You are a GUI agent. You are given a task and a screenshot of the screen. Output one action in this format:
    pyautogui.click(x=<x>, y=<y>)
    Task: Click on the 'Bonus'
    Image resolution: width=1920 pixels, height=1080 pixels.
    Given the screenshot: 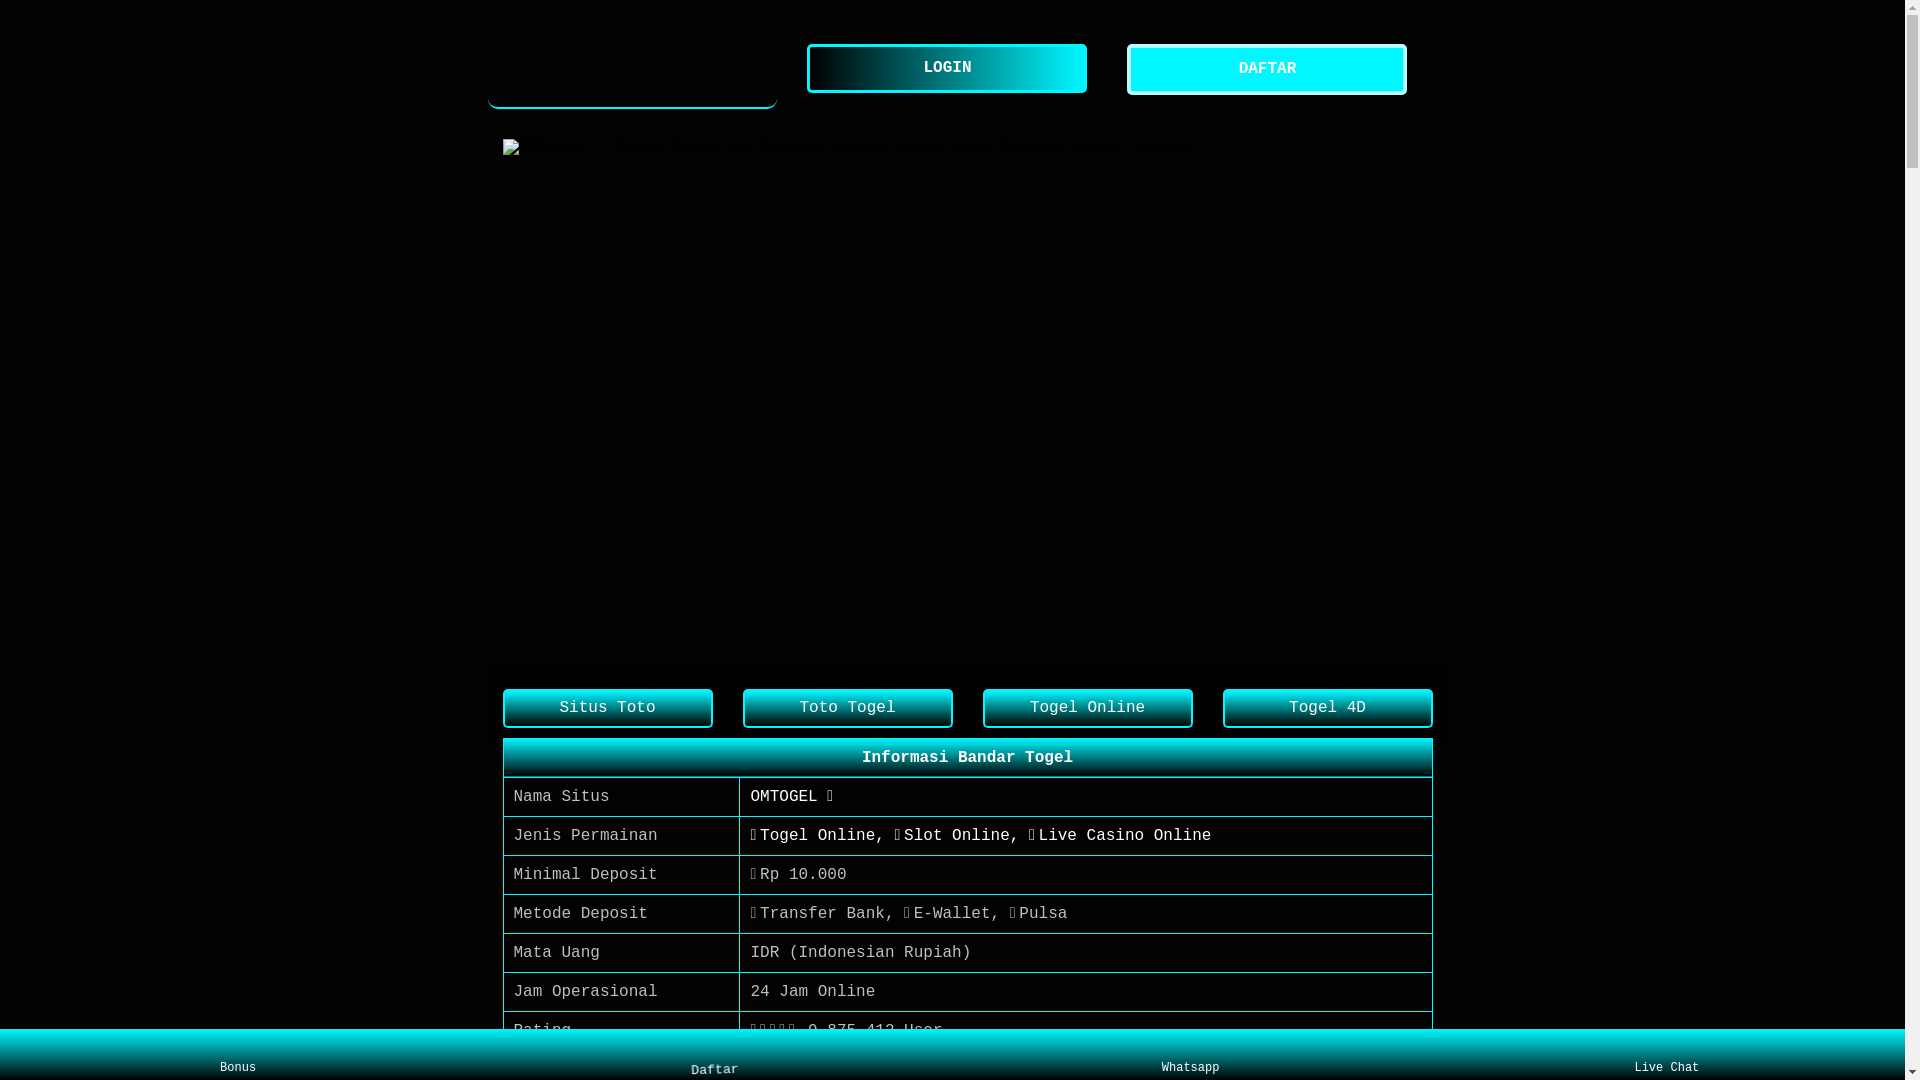 What is the action you would take?
    pyautogui.click(x=238, y=1054)
    